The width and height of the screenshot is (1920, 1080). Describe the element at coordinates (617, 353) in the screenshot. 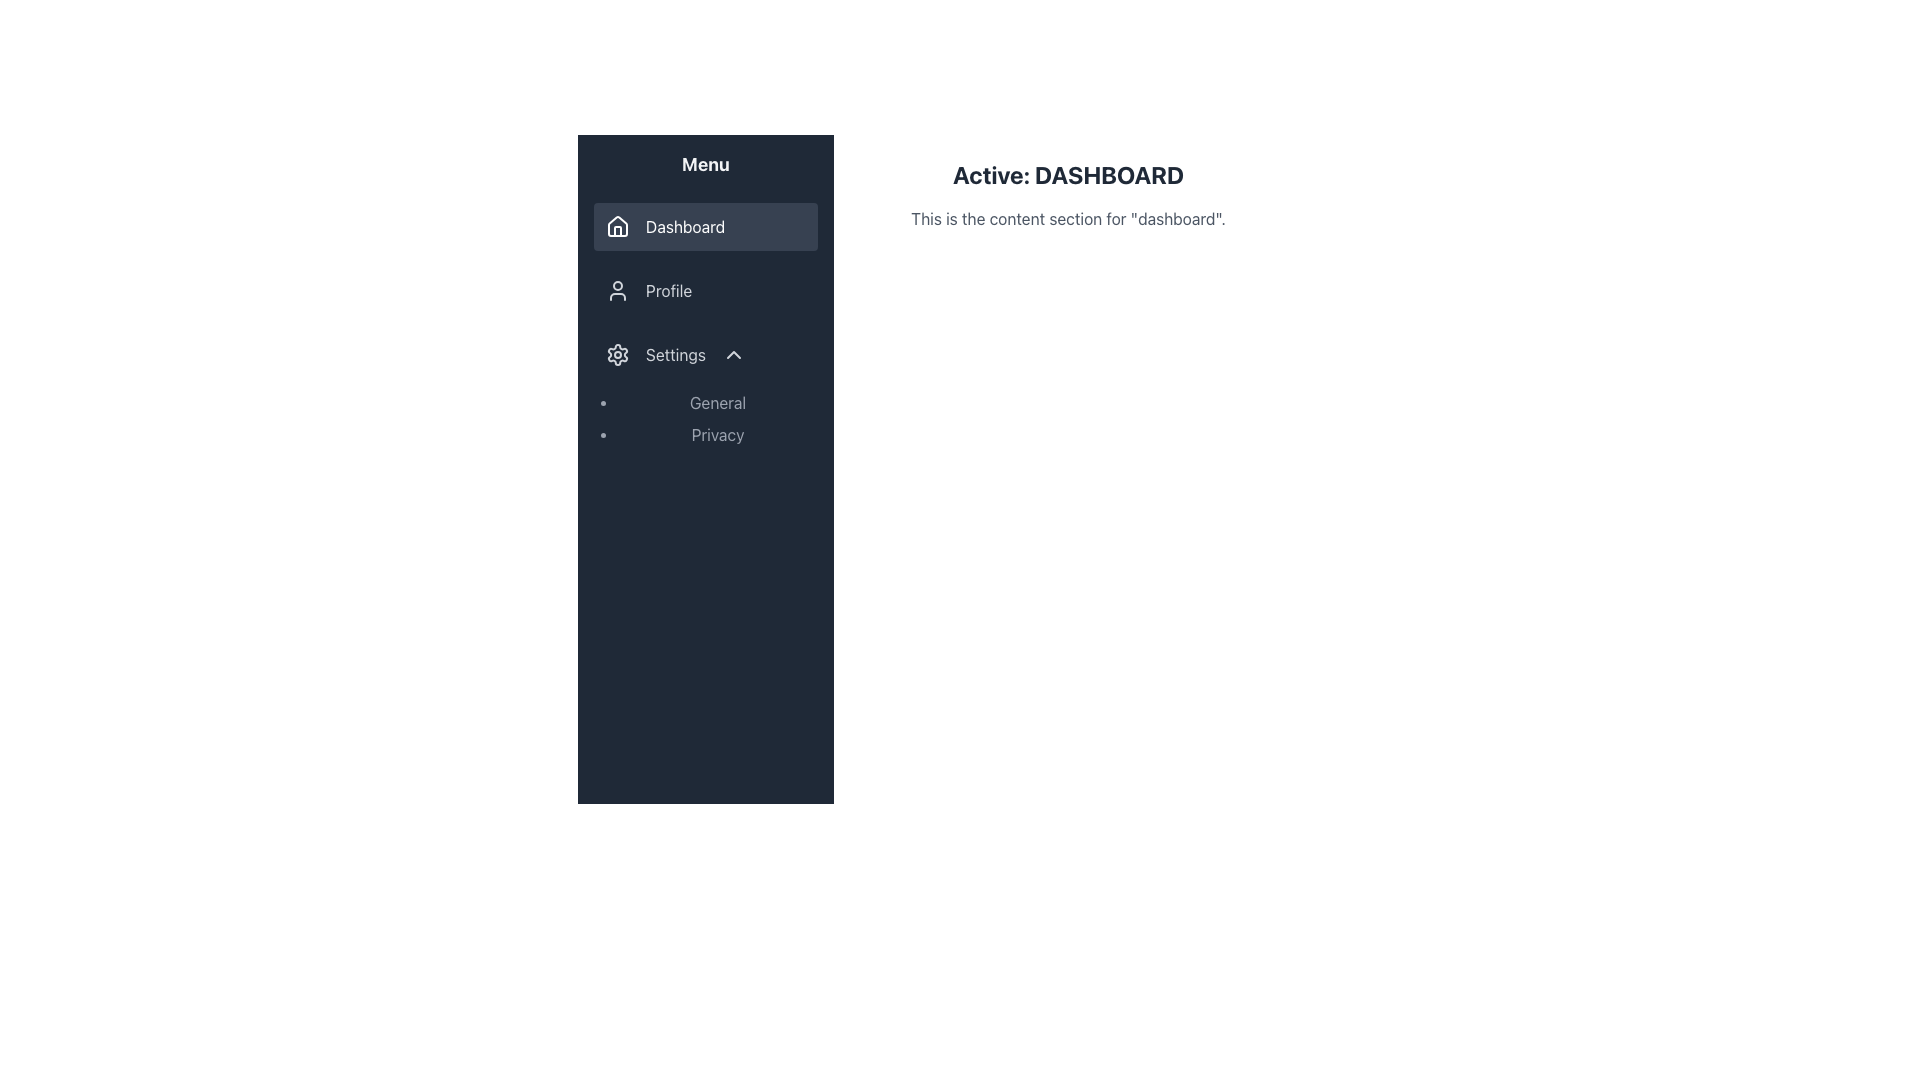

I see `the gear icon representing settings, which is located to the left of the 'Settings' text in the navigation menu` at that location.